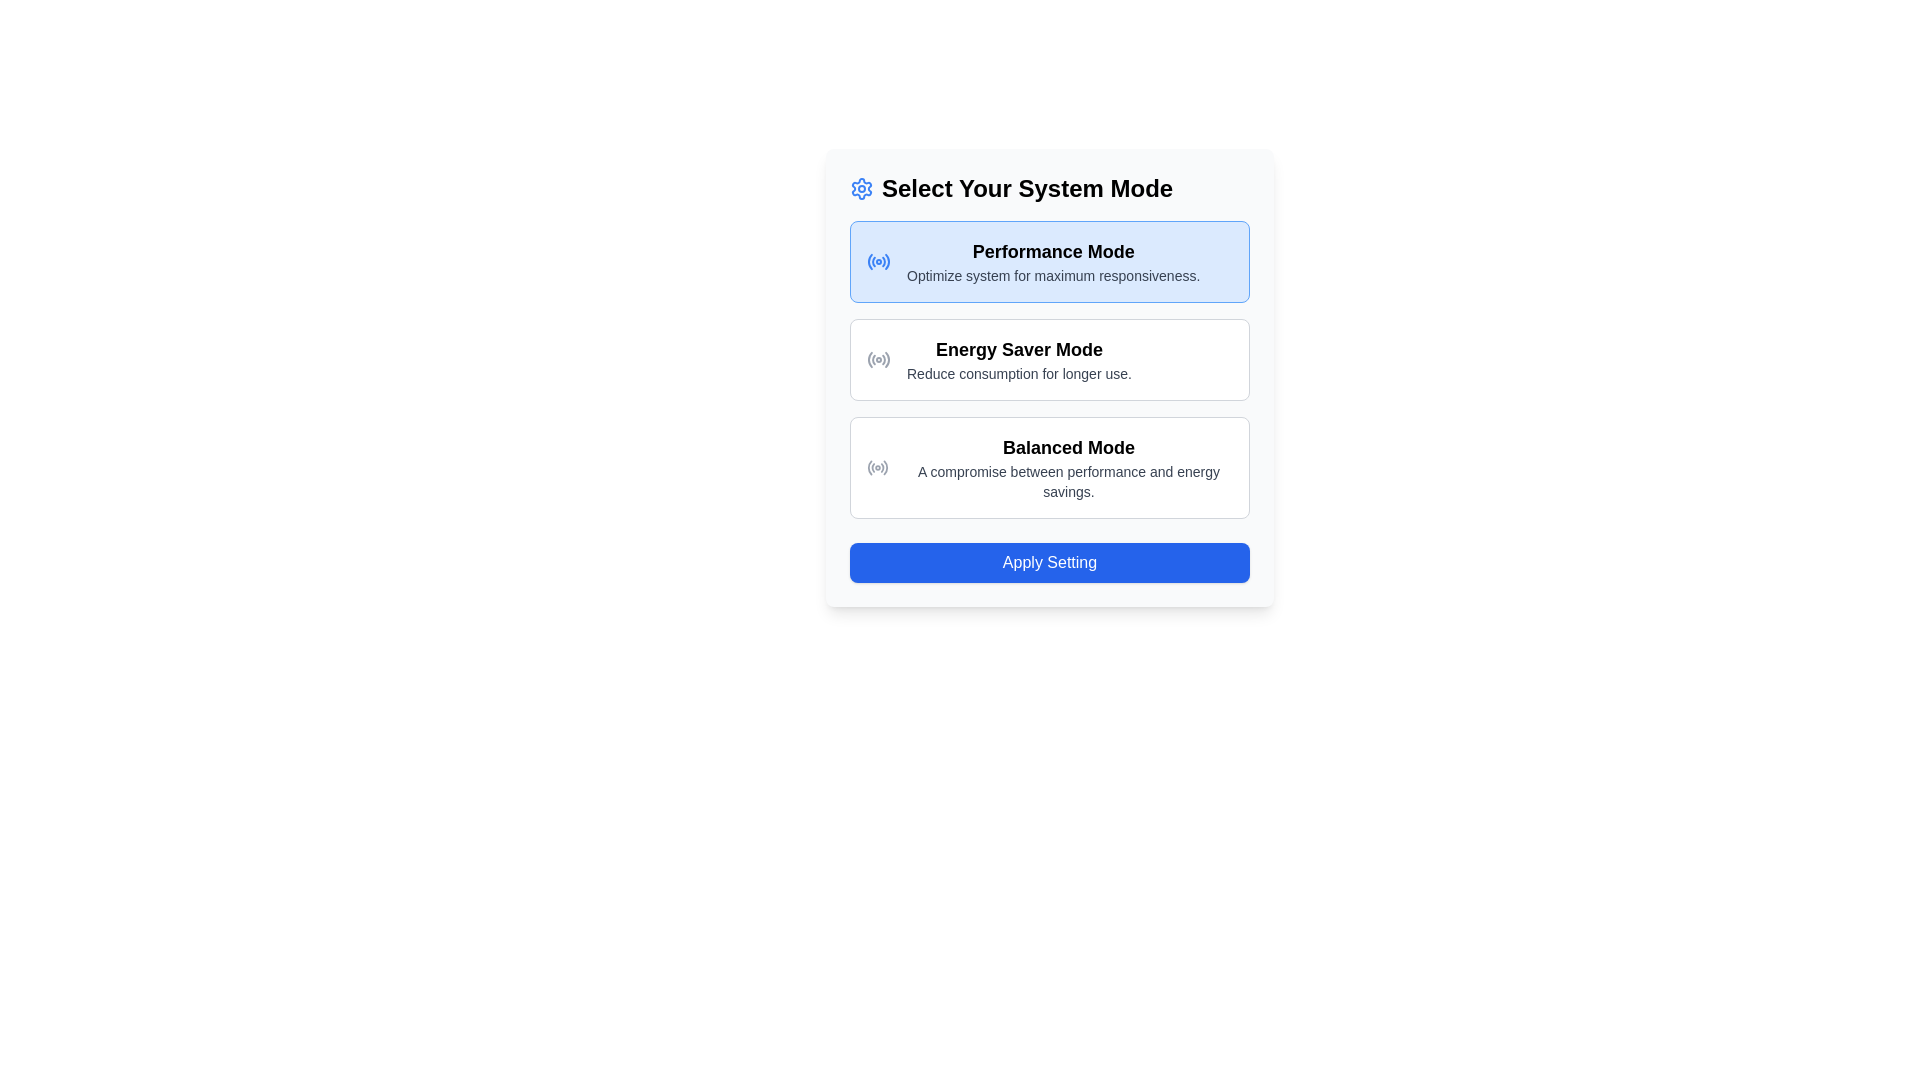 The image size is (1920, 1080). What do you see at coordinates (862, 189) in the screenshot?
I see `the graphical icon representing a gear or settings symbol, located in the top-left corner of the settings selection interface, adjacent to the 'Select Your System Mode' title` at bounding box center [862, 189].